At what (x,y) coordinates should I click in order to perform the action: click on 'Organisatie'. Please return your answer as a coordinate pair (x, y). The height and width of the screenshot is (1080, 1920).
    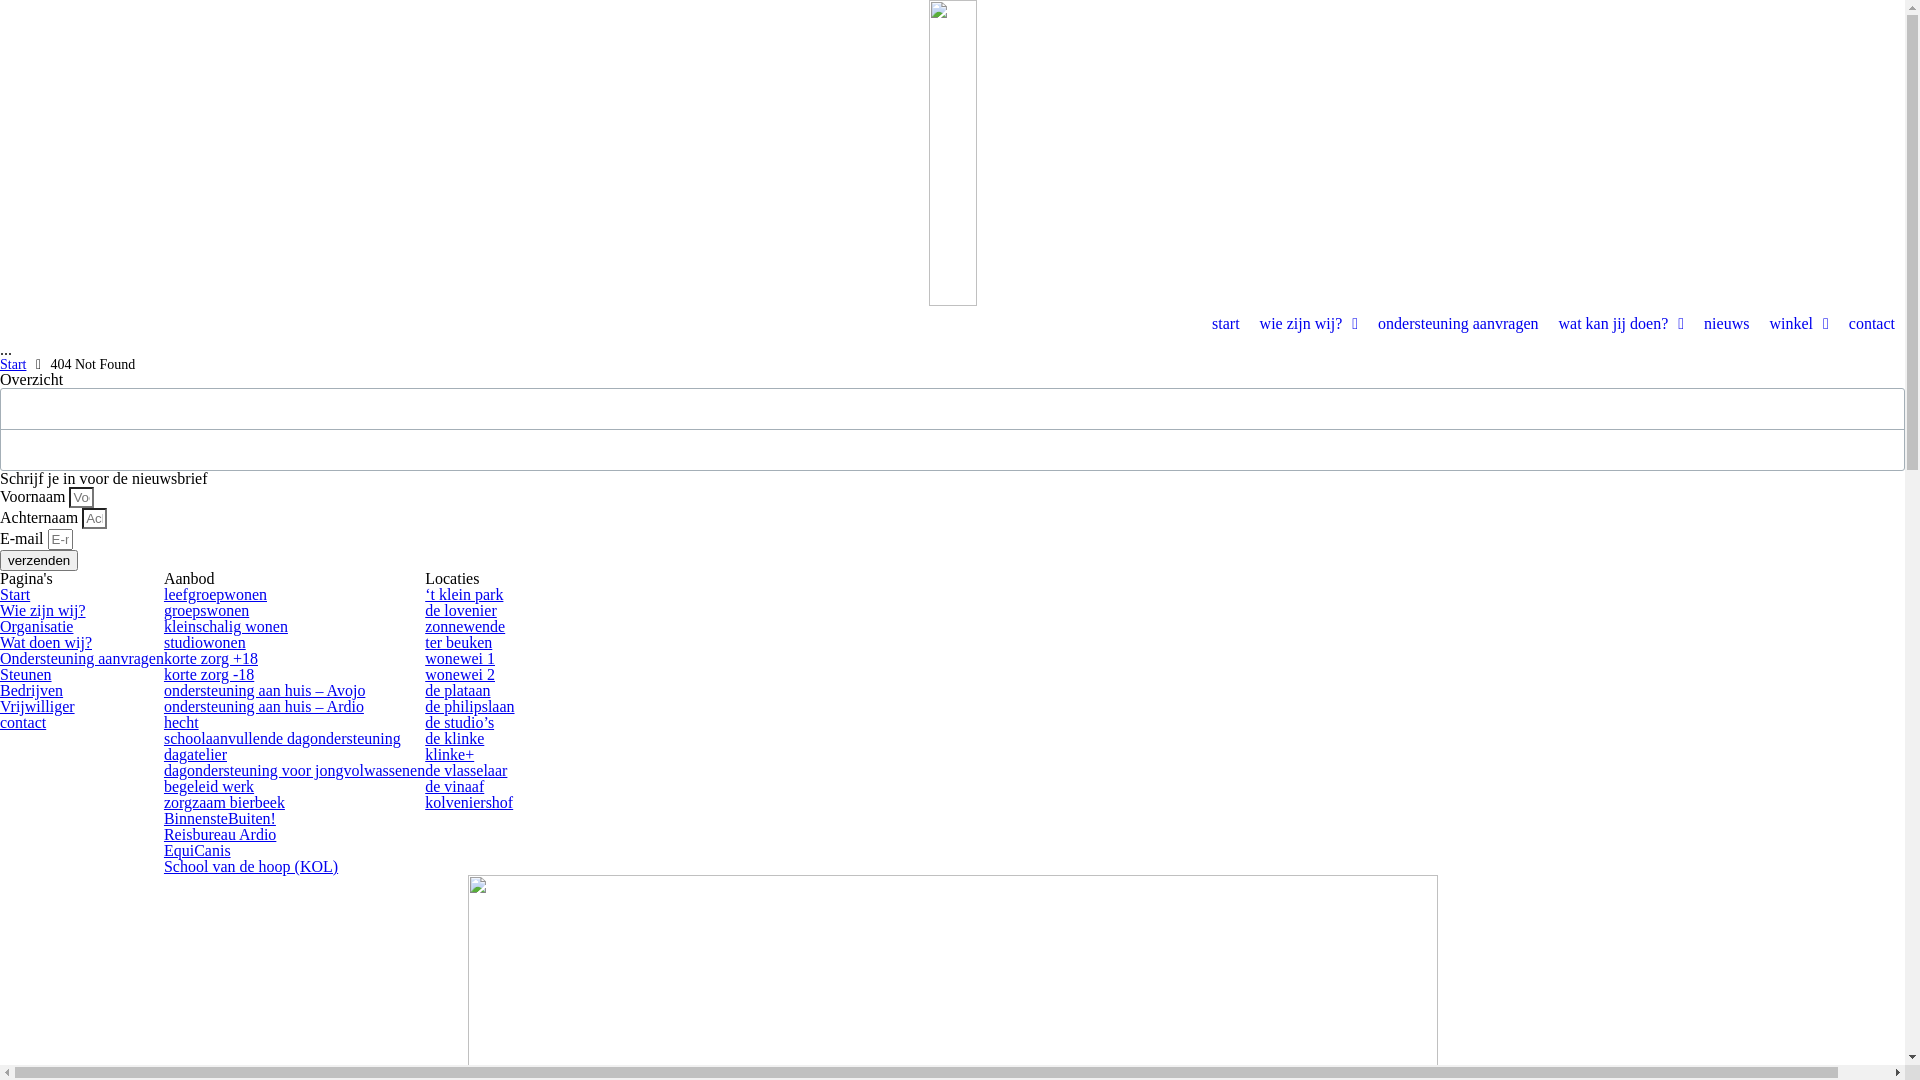
    Looking at the image, I should click on (36, 625).